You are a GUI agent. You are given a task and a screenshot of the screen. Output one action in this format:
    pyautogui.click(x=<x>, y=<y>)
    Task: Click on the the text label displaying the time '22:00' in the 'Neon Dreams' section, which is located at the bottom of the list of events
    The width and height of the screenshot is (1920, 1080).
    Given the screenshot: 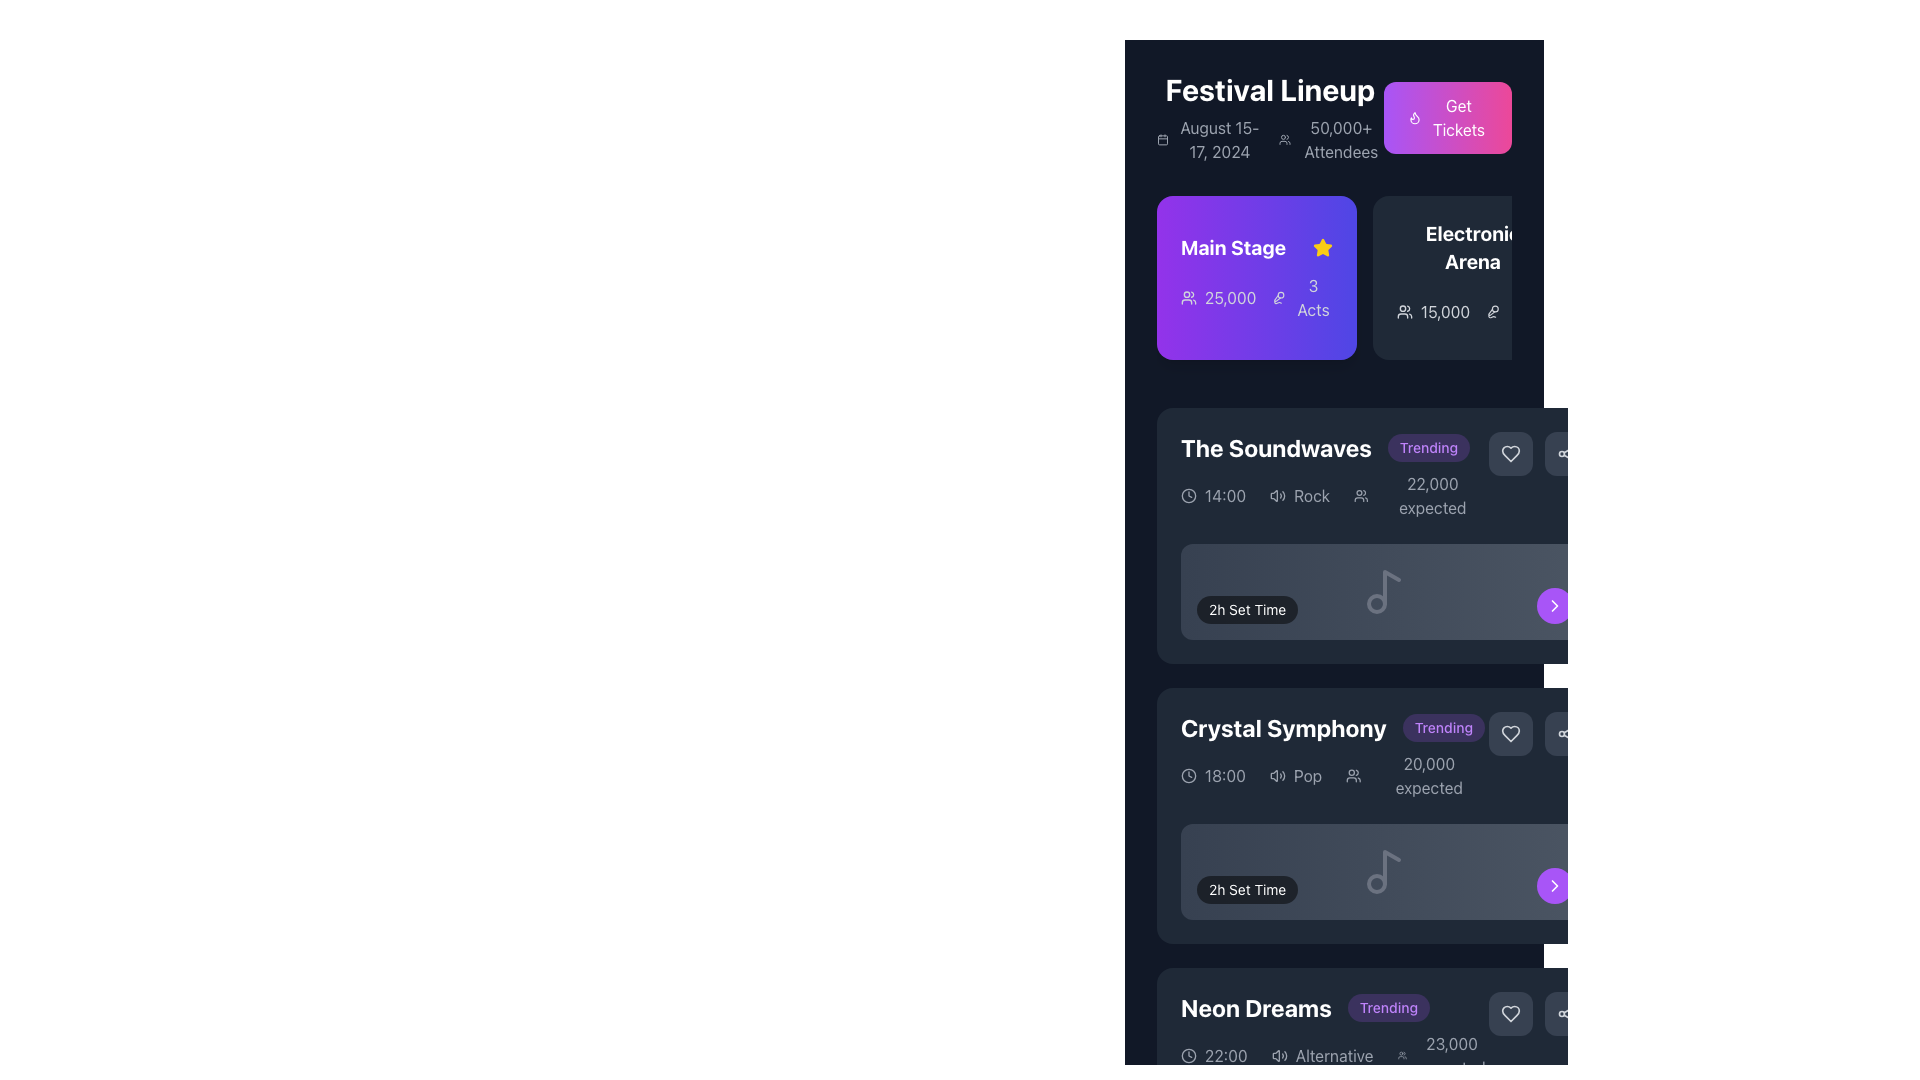 What is the action you would take?
    pyautogui.click(x=1225, y=1055)
    